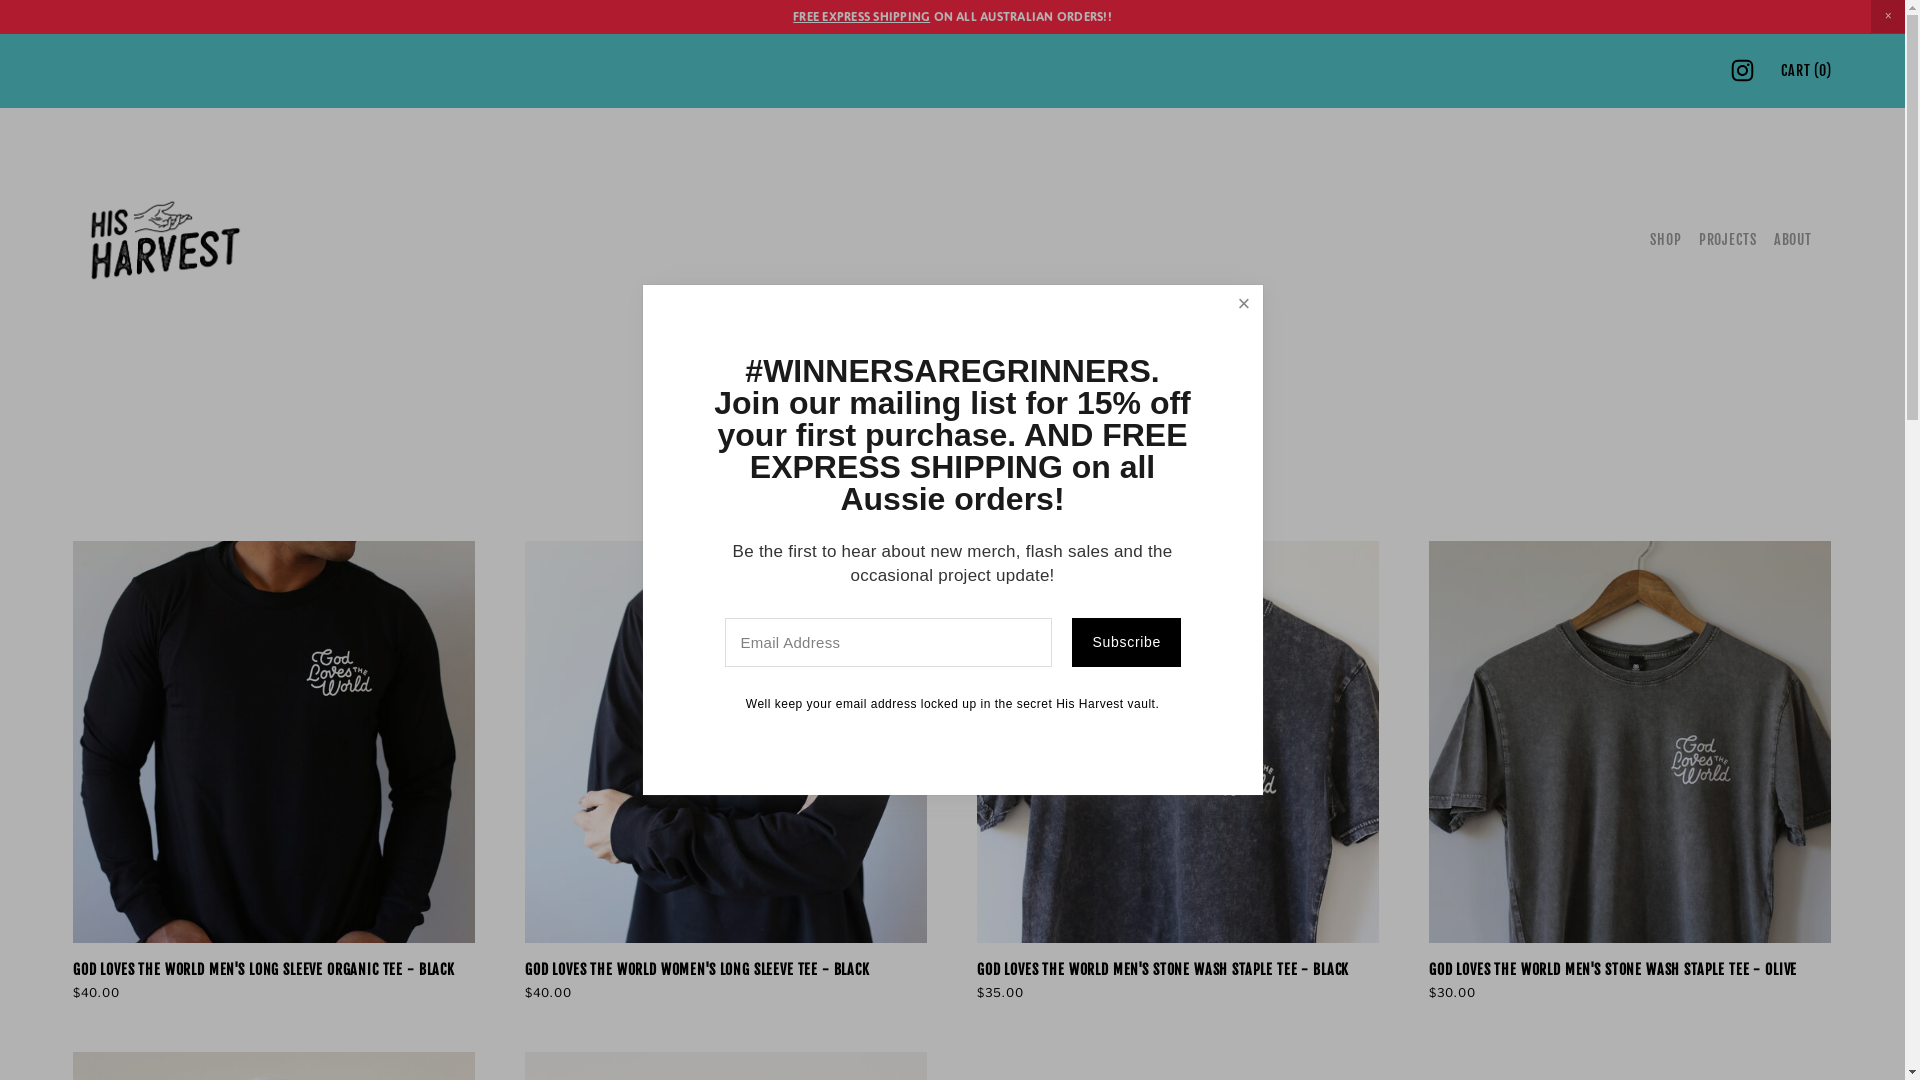 The image size is (1920, 1080). I want to click on 'ABOUT', so click(1793, 238).